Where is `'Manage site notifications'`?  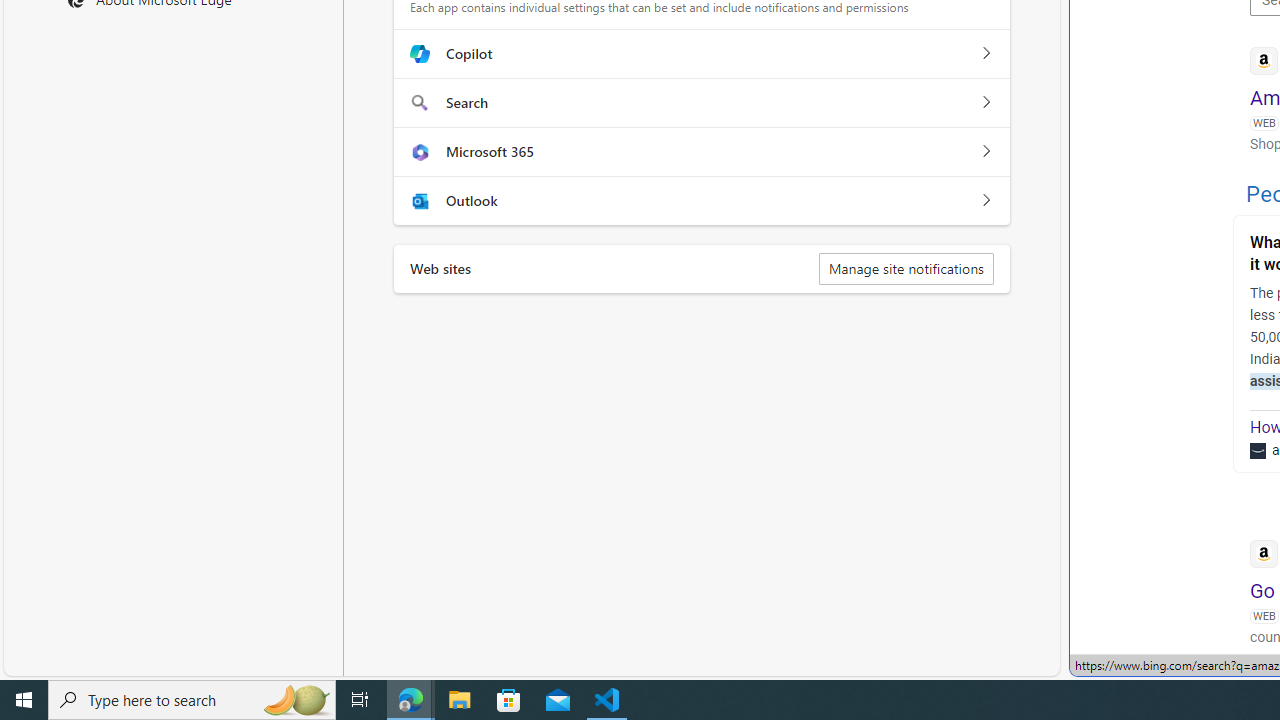 'Manage site notifications' is located at coordinates (905, 267).